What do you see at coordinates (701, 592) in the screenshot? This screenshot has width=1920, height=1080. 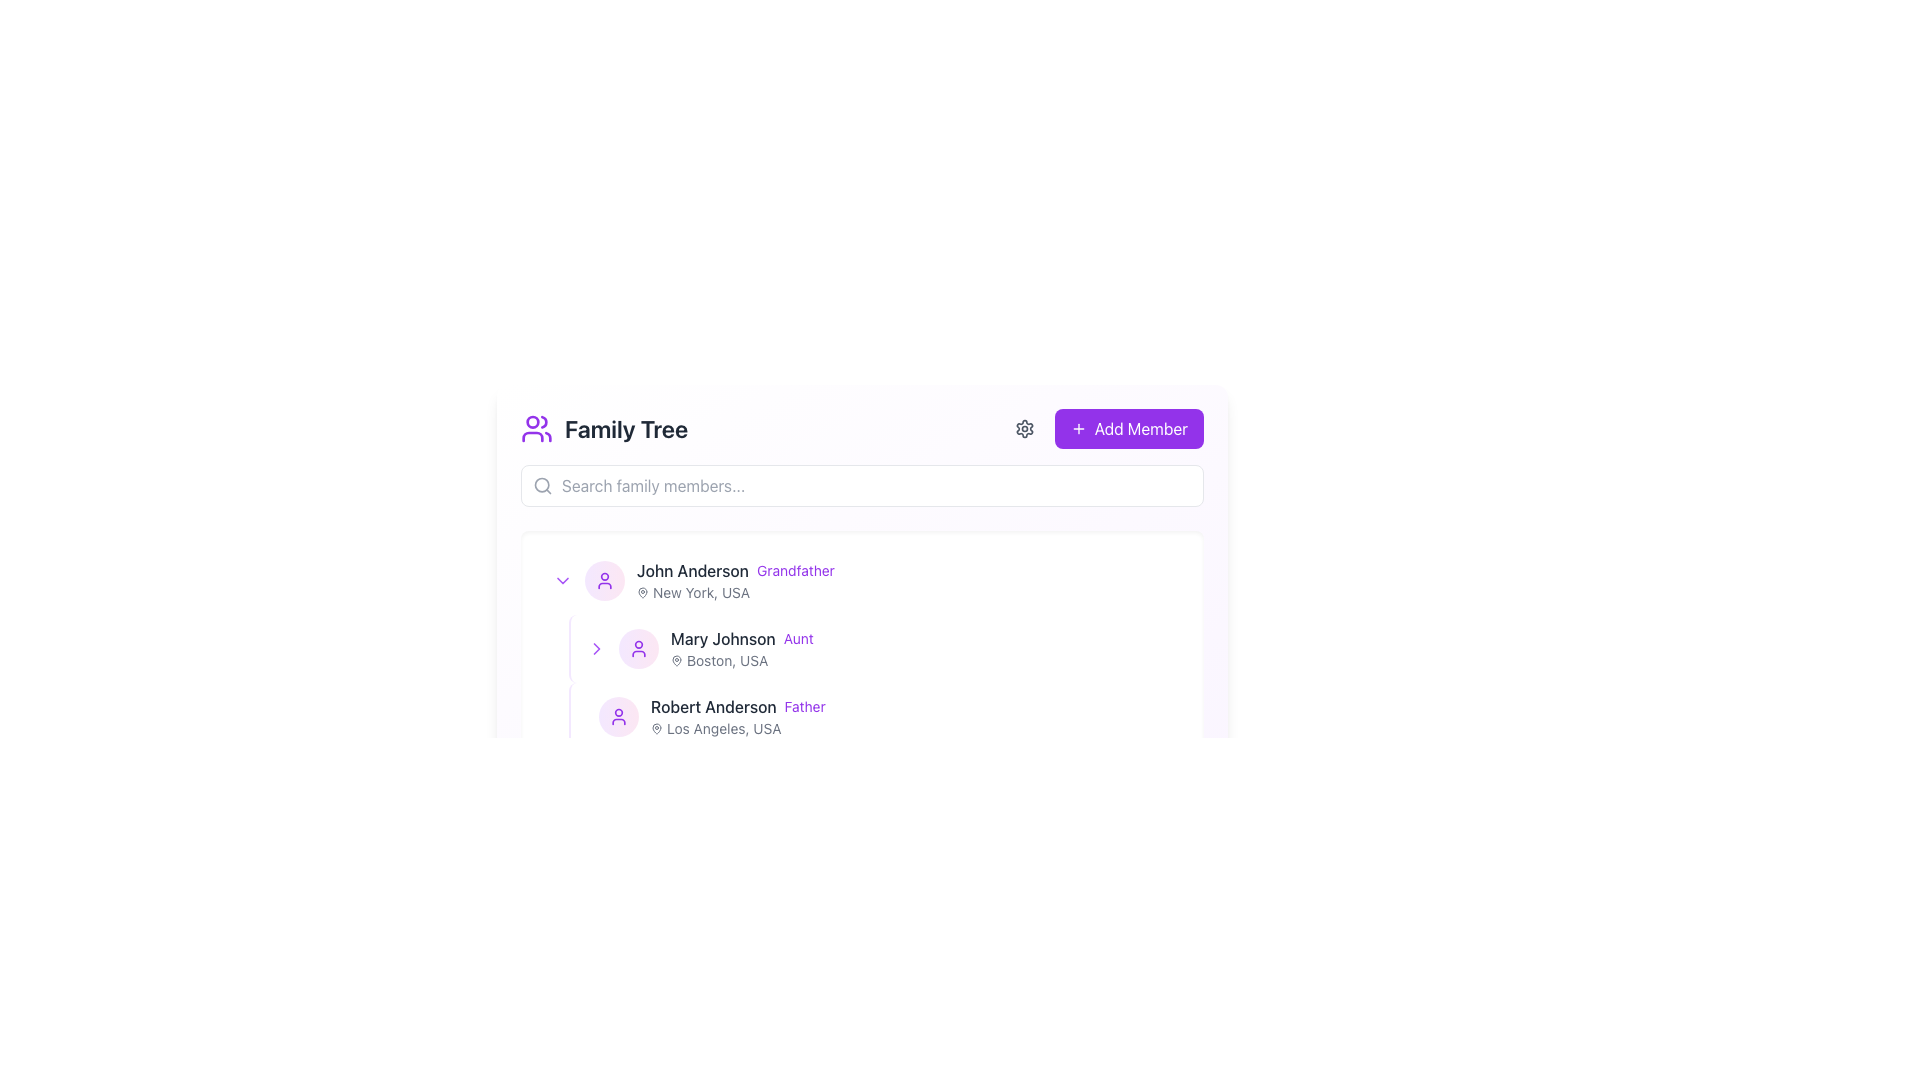 I see `the text label displaying the location 'New York, USA' associated with 'John Anderson' in the family tree interface` at bounding box center [701, 592].